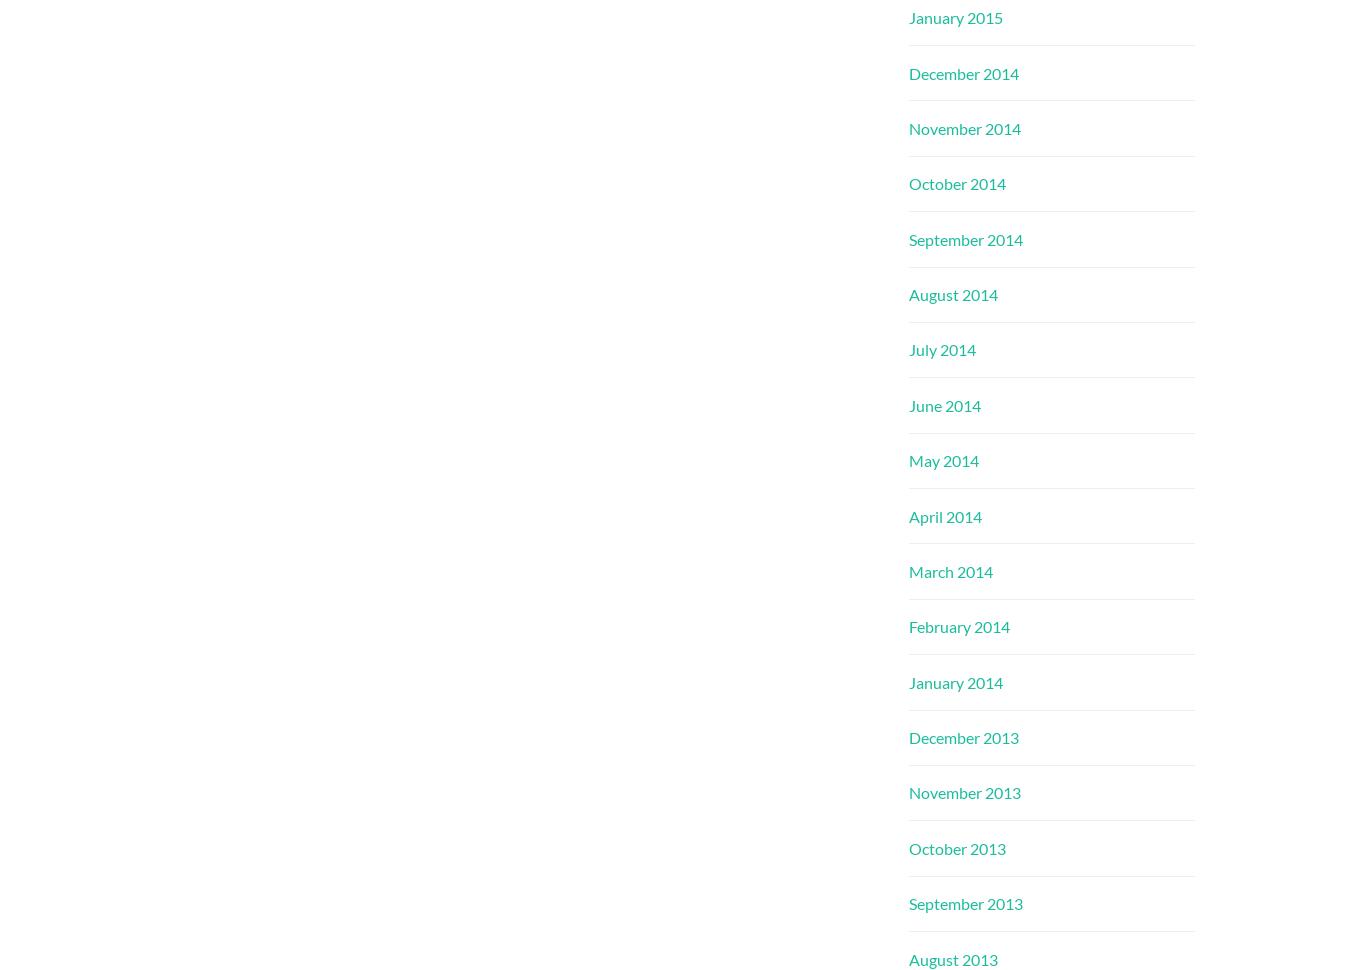  Describe the element at coordinates (963, 792) in the screenshot. I see `'November 2013'` at that location.